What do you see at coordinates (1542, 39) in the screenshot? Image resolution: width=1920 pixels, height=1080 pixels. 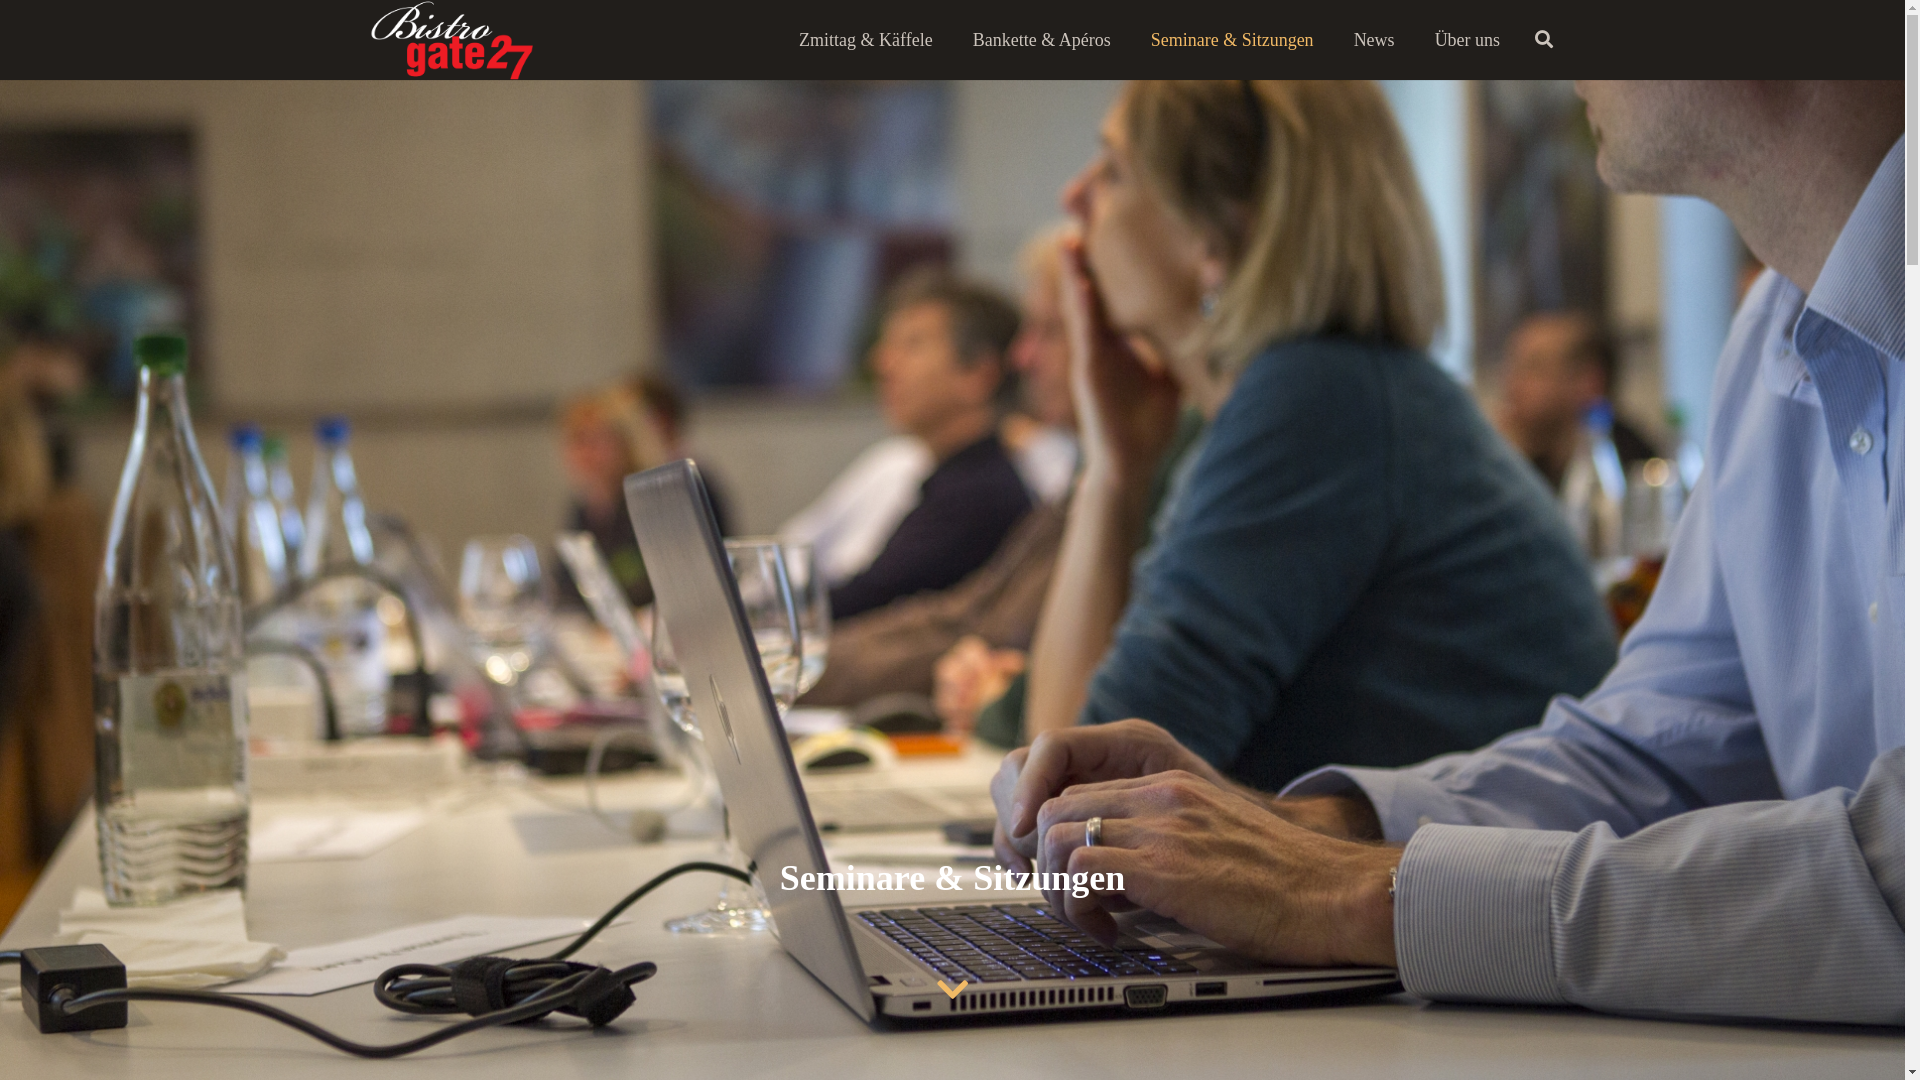 I see `'Suchen'` at bounding box center [1542, 39].